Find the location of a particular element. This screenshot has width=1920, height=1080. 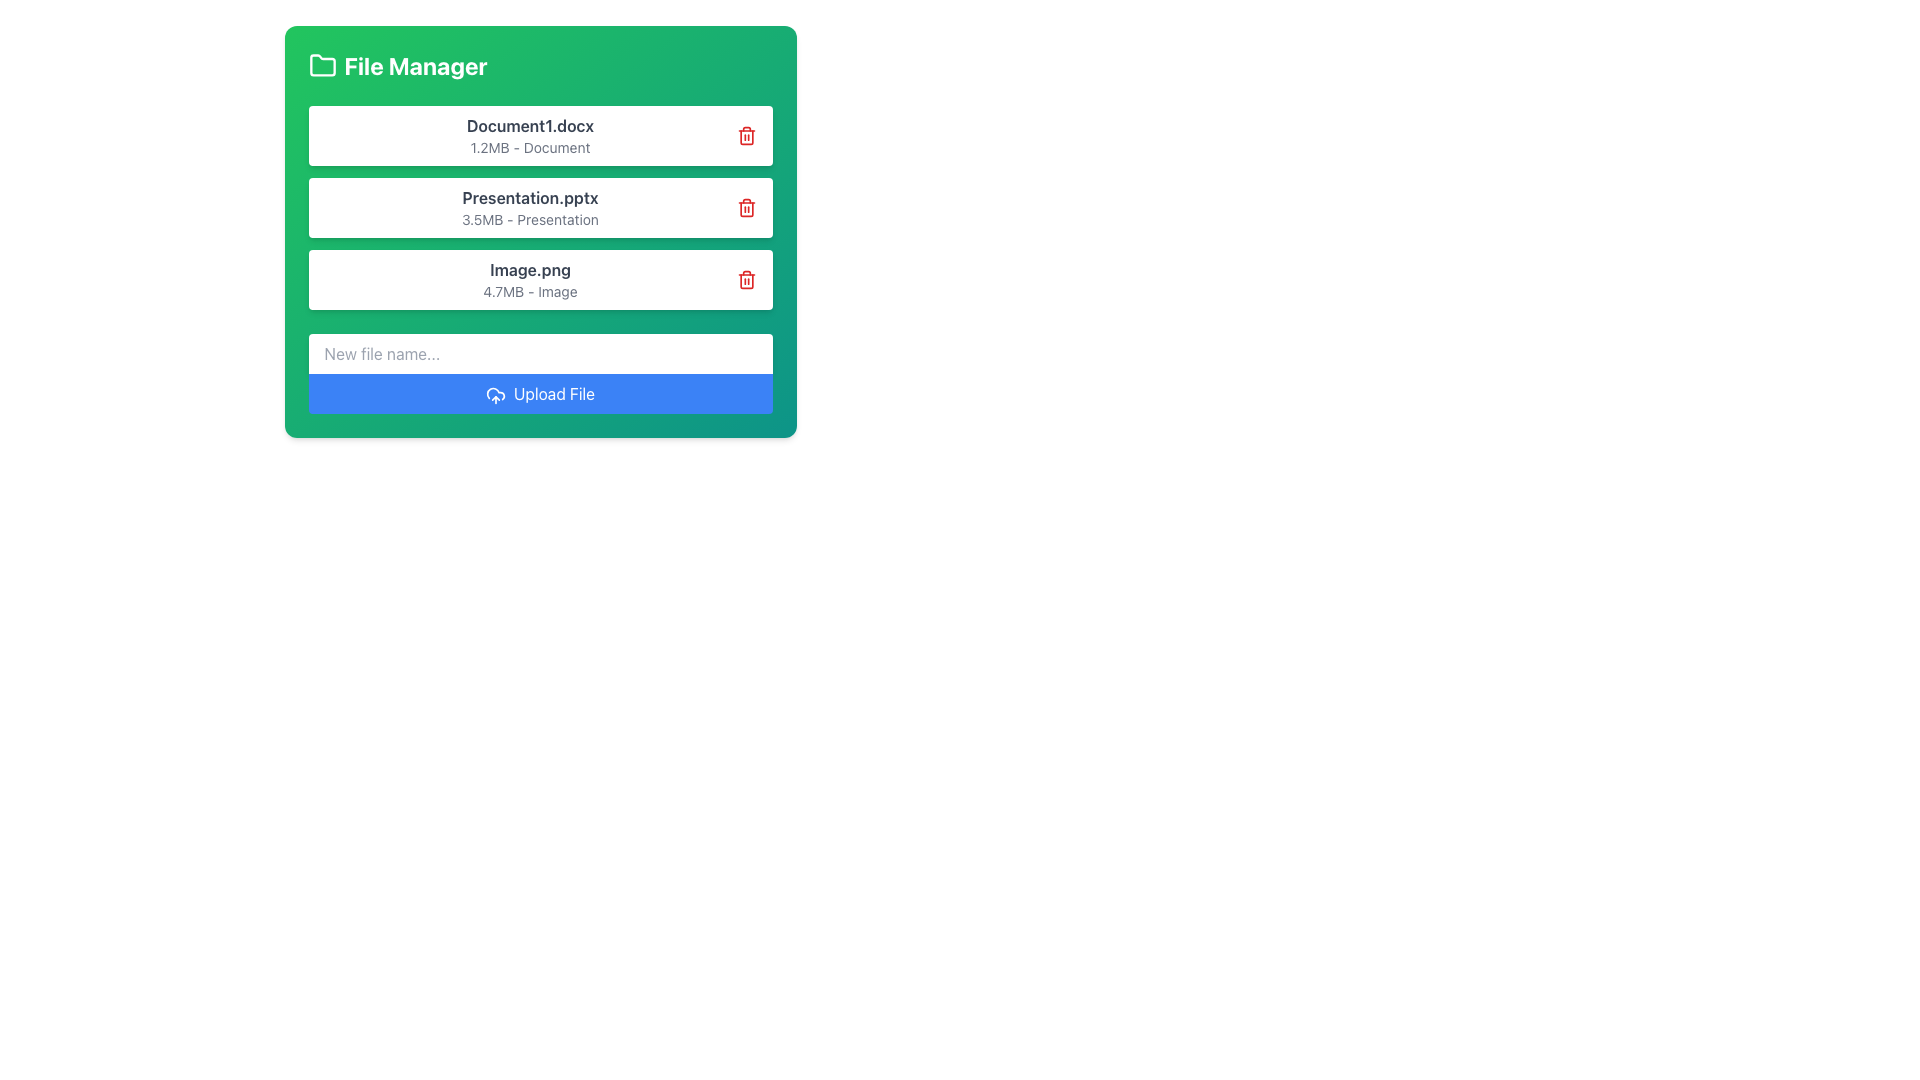

the static text label displaying the filename 'Presentation.pptx' in the file management interface, which is centrally aligned above the descriptive text '3.5MB - Presentation' is located at coordinates (530, 197).